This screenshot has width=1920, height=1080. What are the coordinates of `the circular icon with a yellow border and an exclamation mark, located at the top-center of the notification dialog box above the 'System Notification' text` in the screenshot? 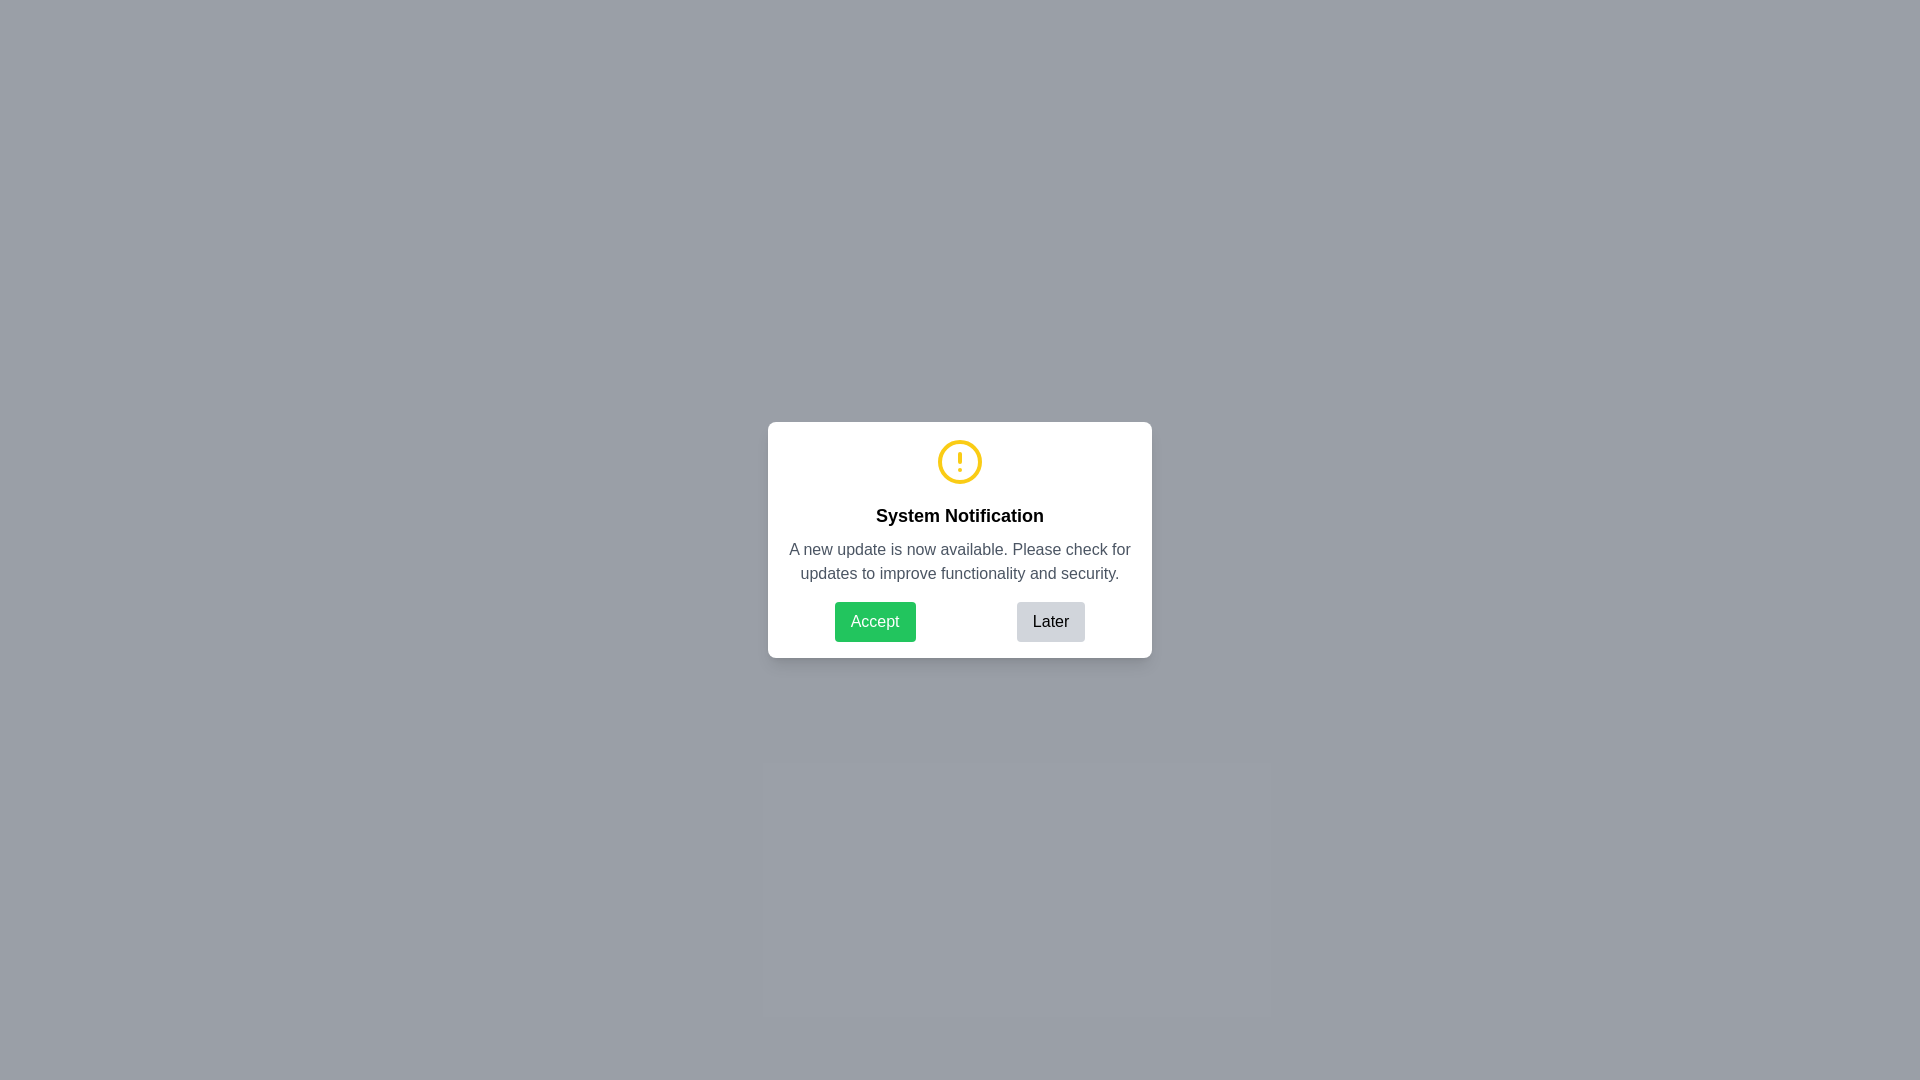 It's located at (960, 462).